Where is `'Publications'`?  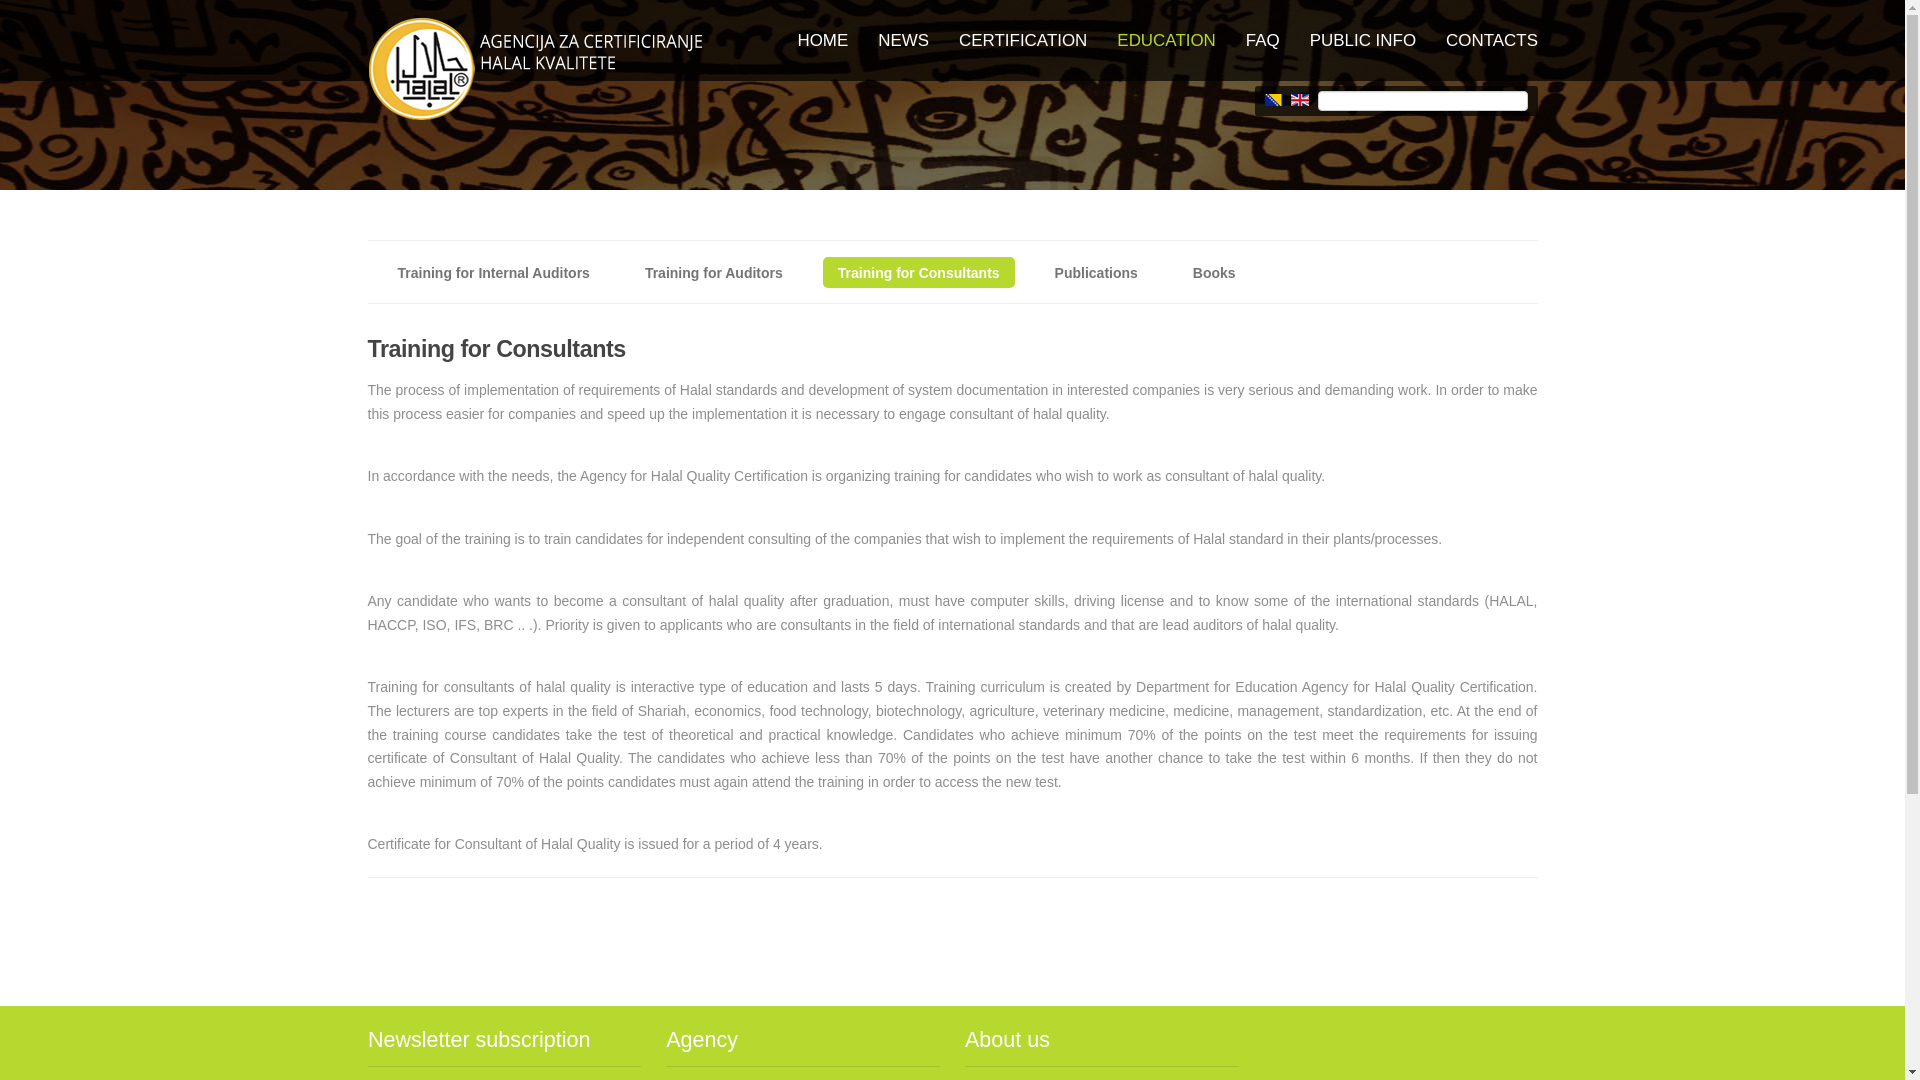 'Publications' is located at coordinates (1095, 271).